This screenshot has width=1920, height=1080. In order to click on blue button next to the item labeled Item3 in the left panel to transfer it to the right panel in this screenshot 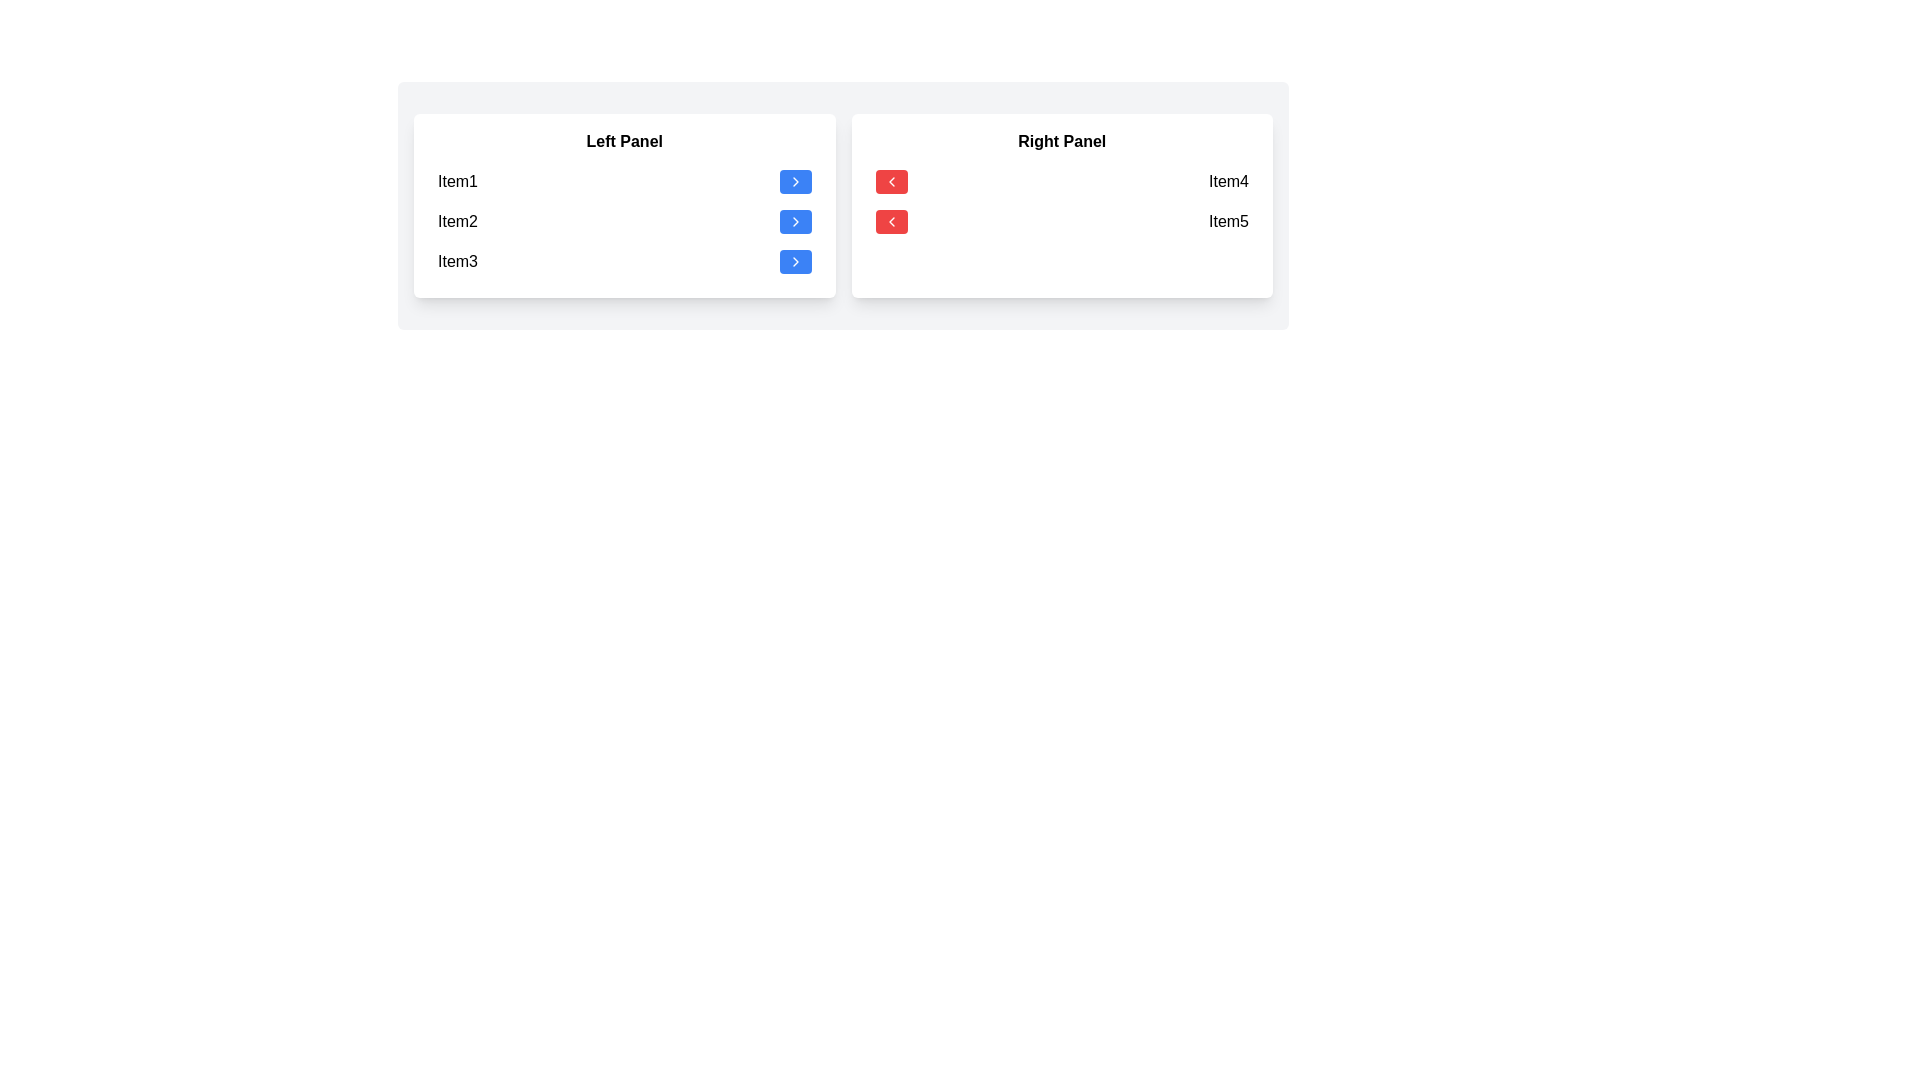, I will do `click(794, 261)`.